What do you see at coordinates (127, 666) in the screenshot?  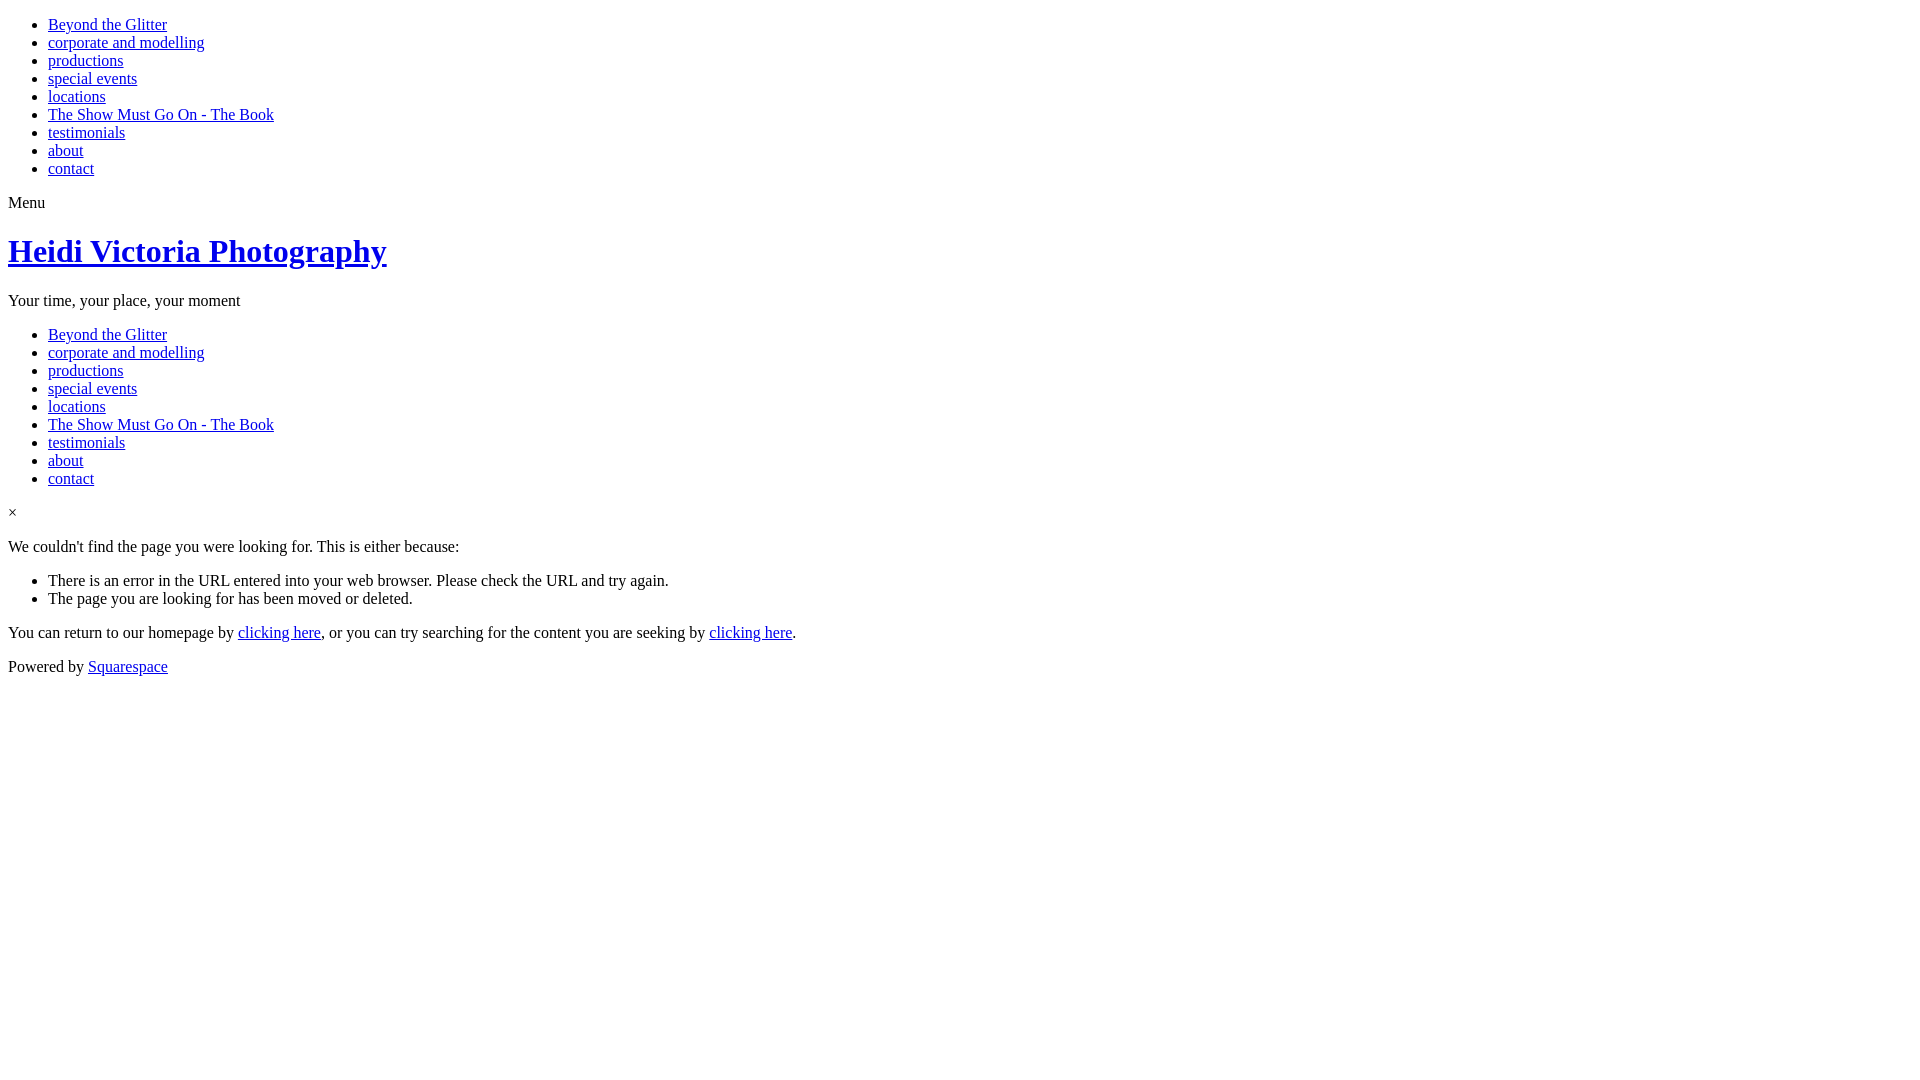 I see `'Squarespace'` at bounding box center [127, 666].